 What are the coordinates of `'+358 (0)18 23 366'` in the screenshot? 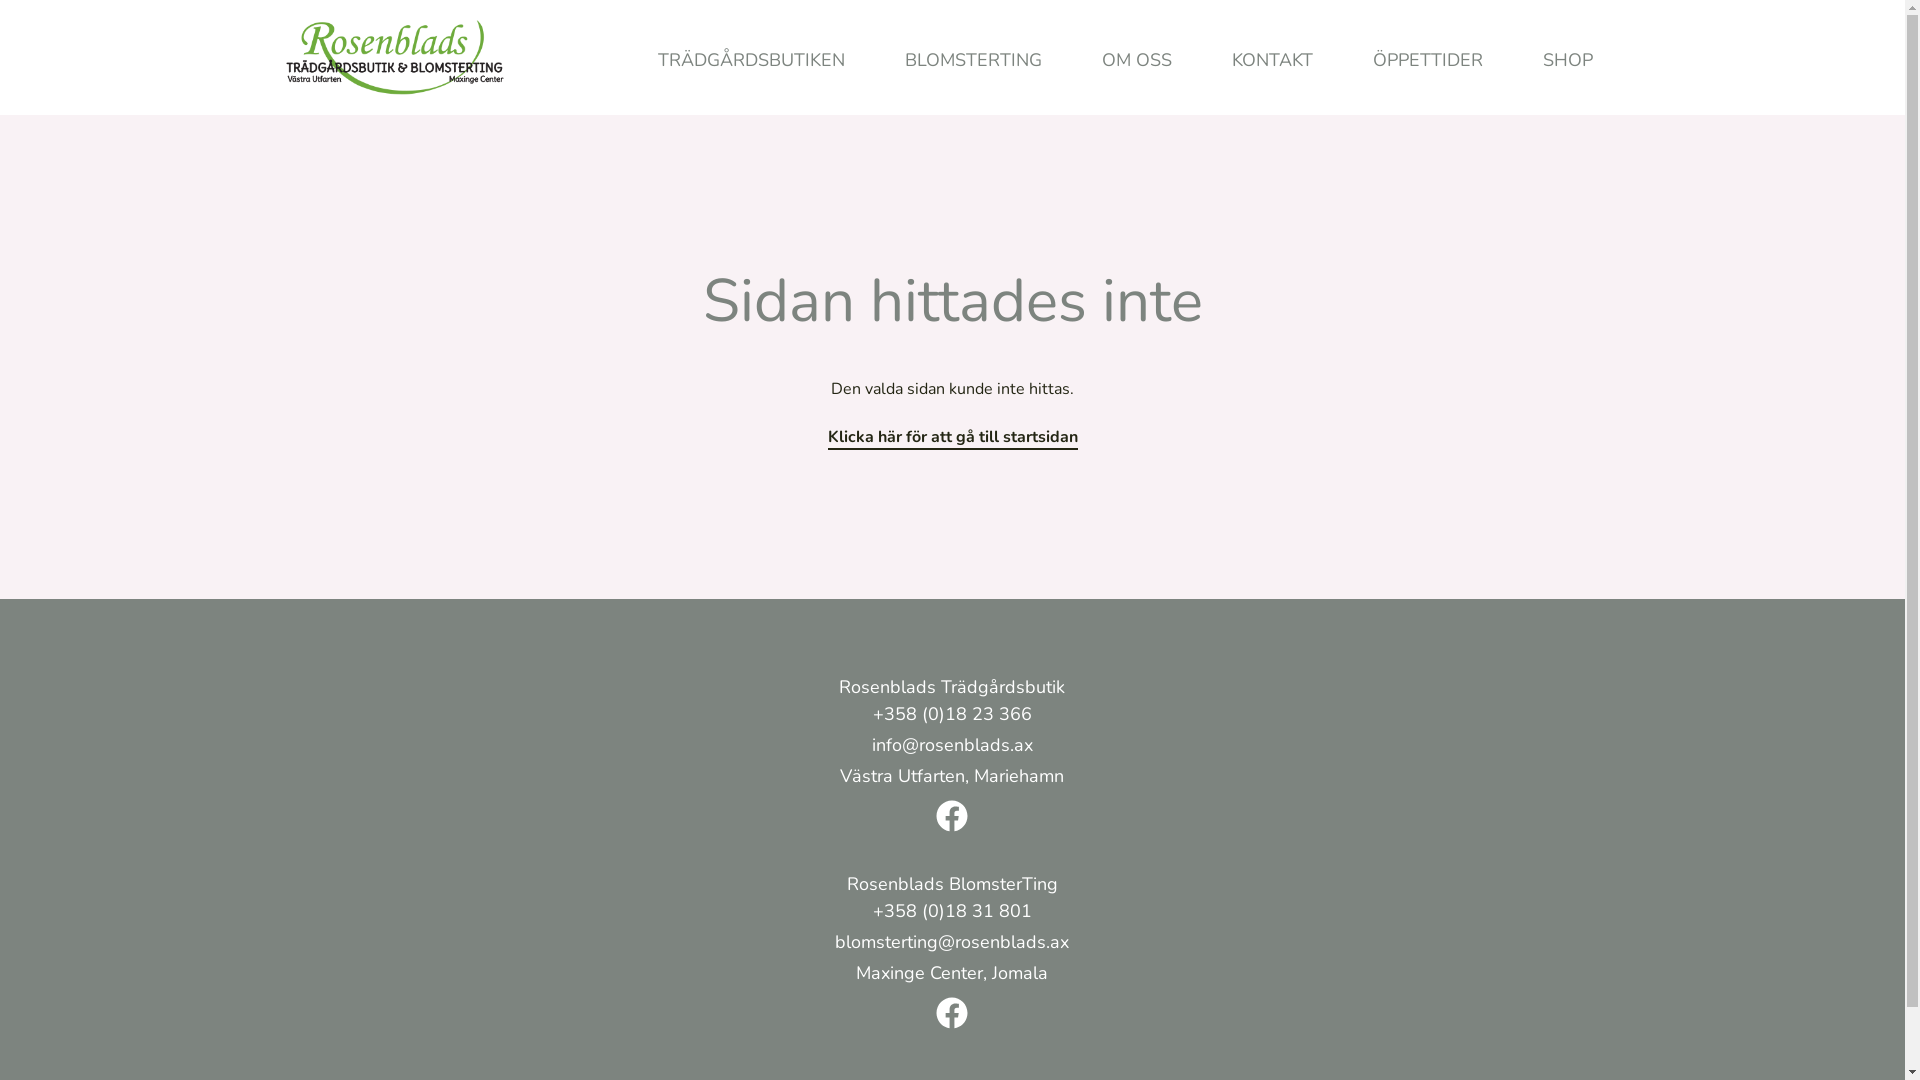 It's located at (951, 715).